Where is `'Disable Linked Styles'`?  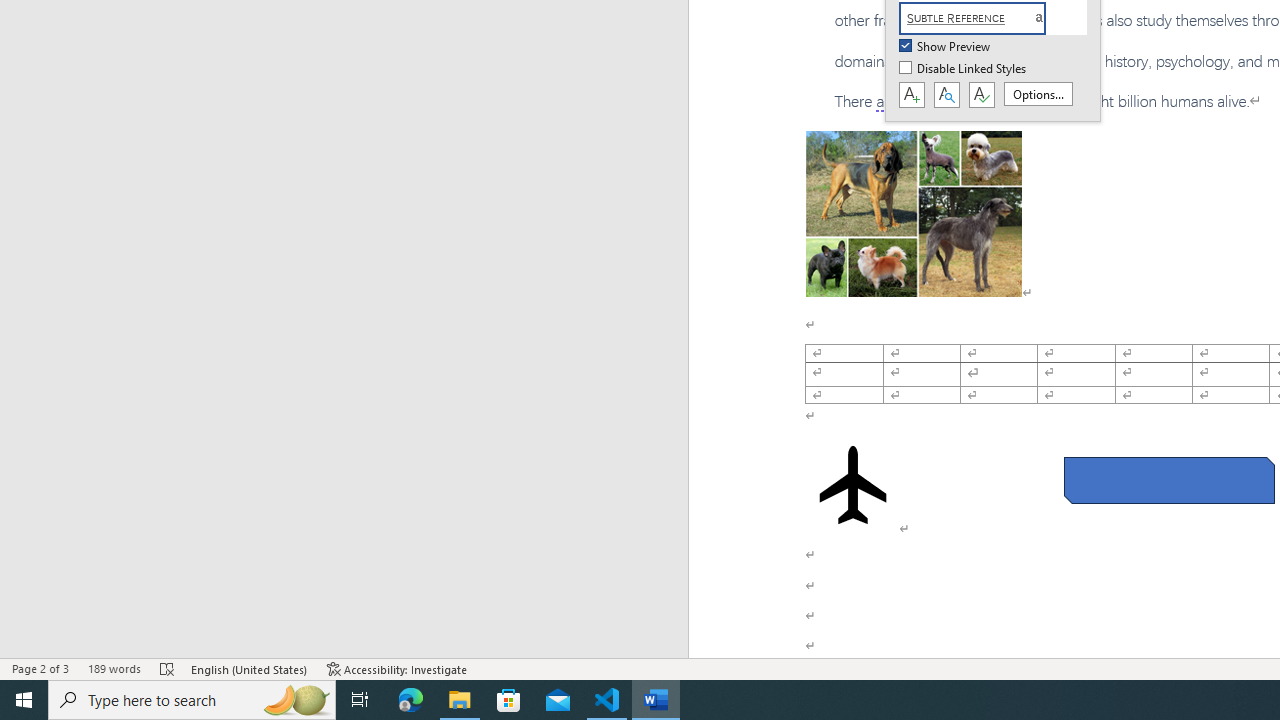
'Disable Linked Styles' is located at coordinates (964, 68).